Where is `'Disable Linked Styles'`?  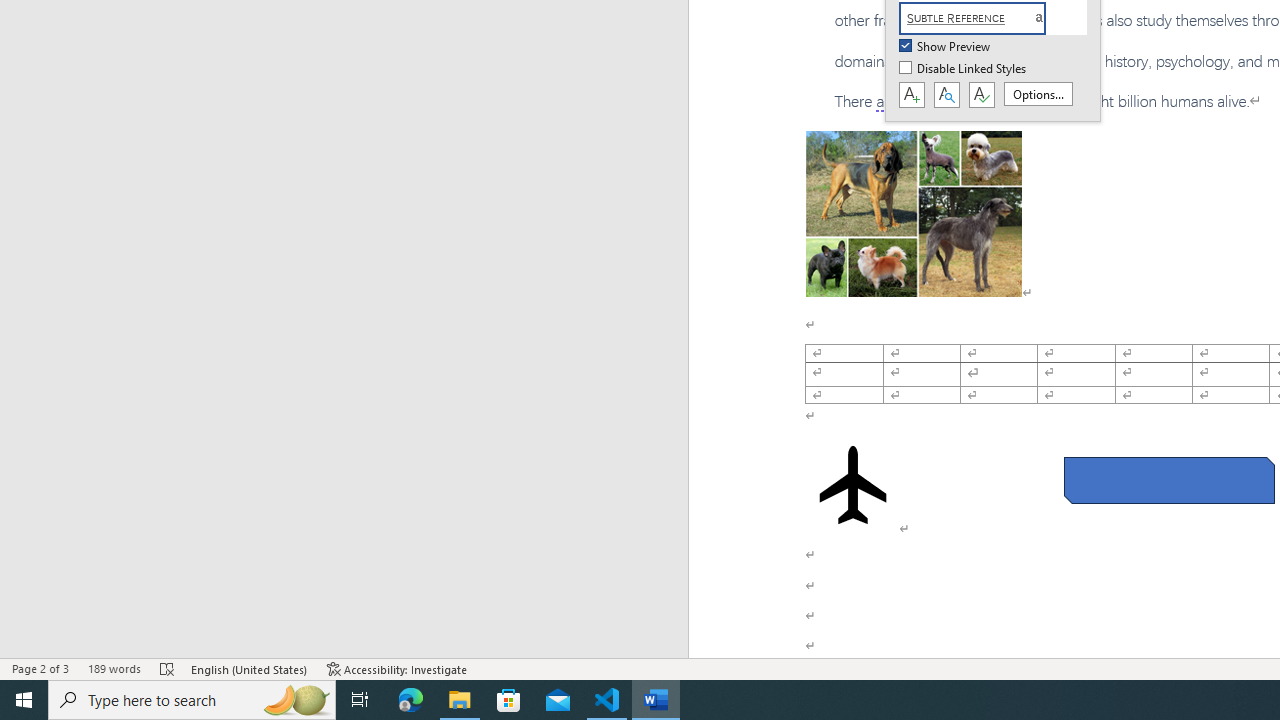
'Disable Linked Styles' is located at coordinates (964, 68).